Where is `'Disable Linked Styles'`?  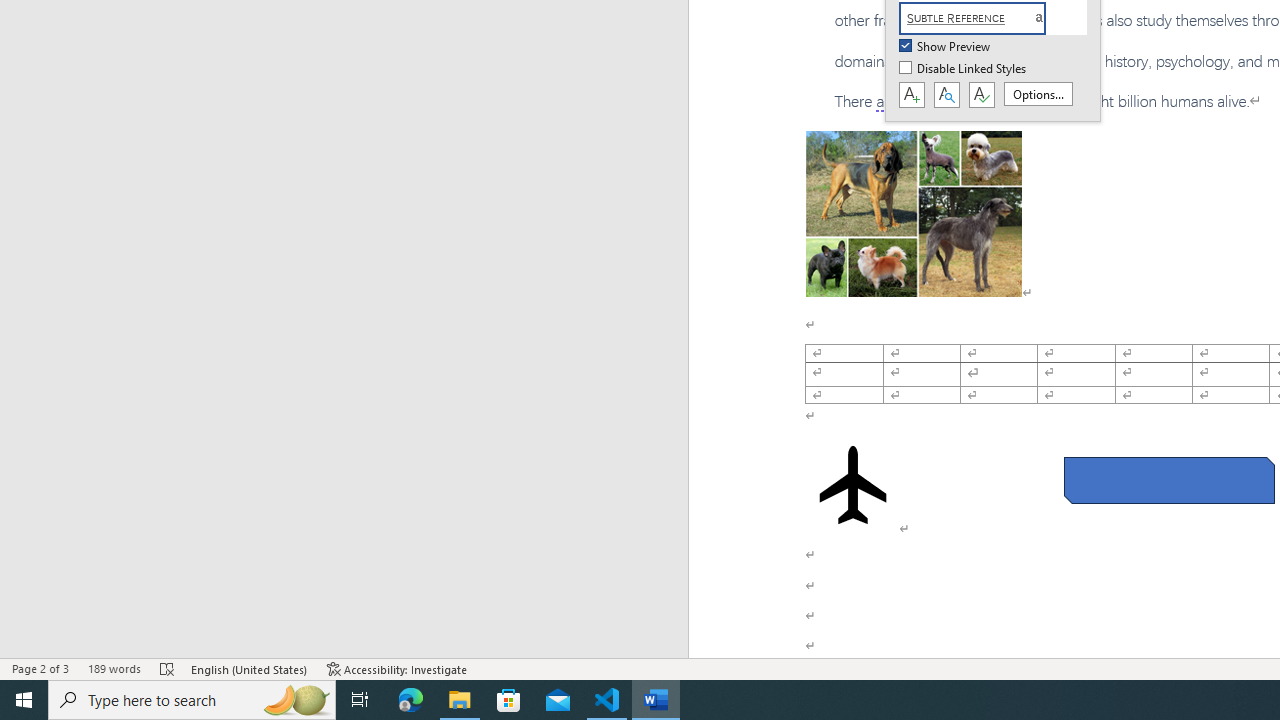
'Disable Linked Styles' is located at coordinates (964, 68).